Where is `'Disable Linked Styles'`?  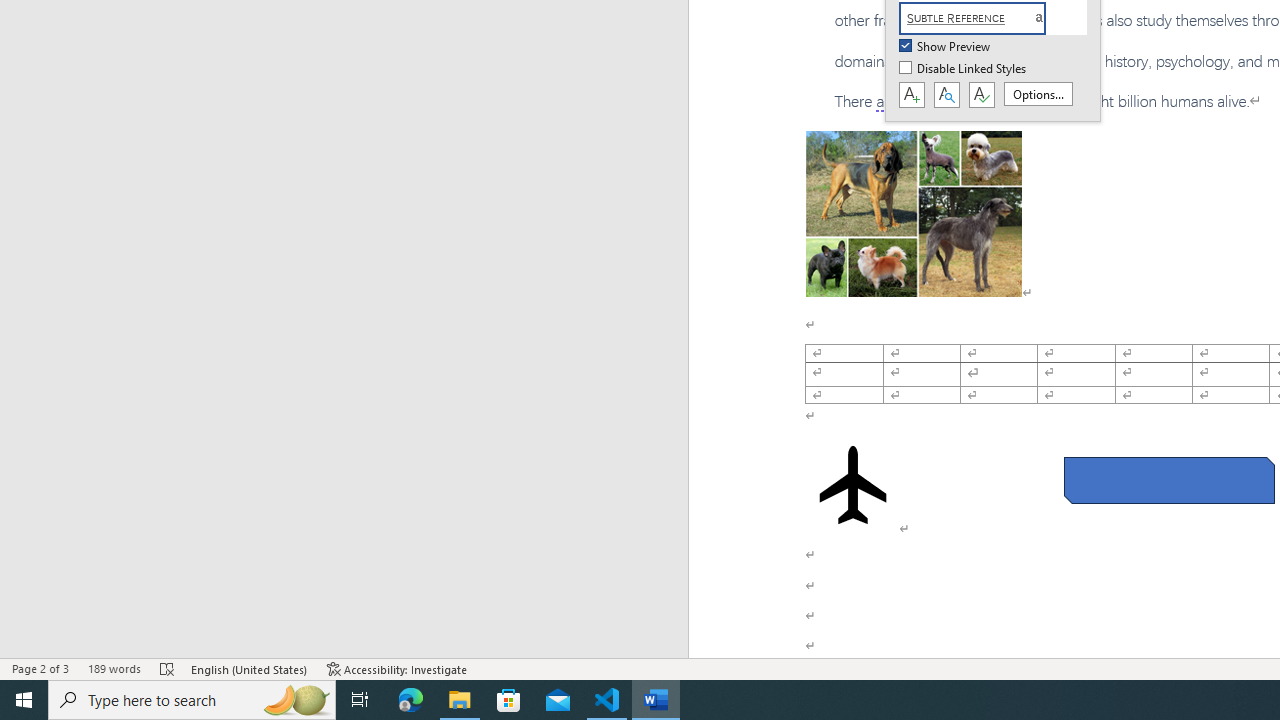
'Disable Linked Styles' is located at coordinates (964, 68).